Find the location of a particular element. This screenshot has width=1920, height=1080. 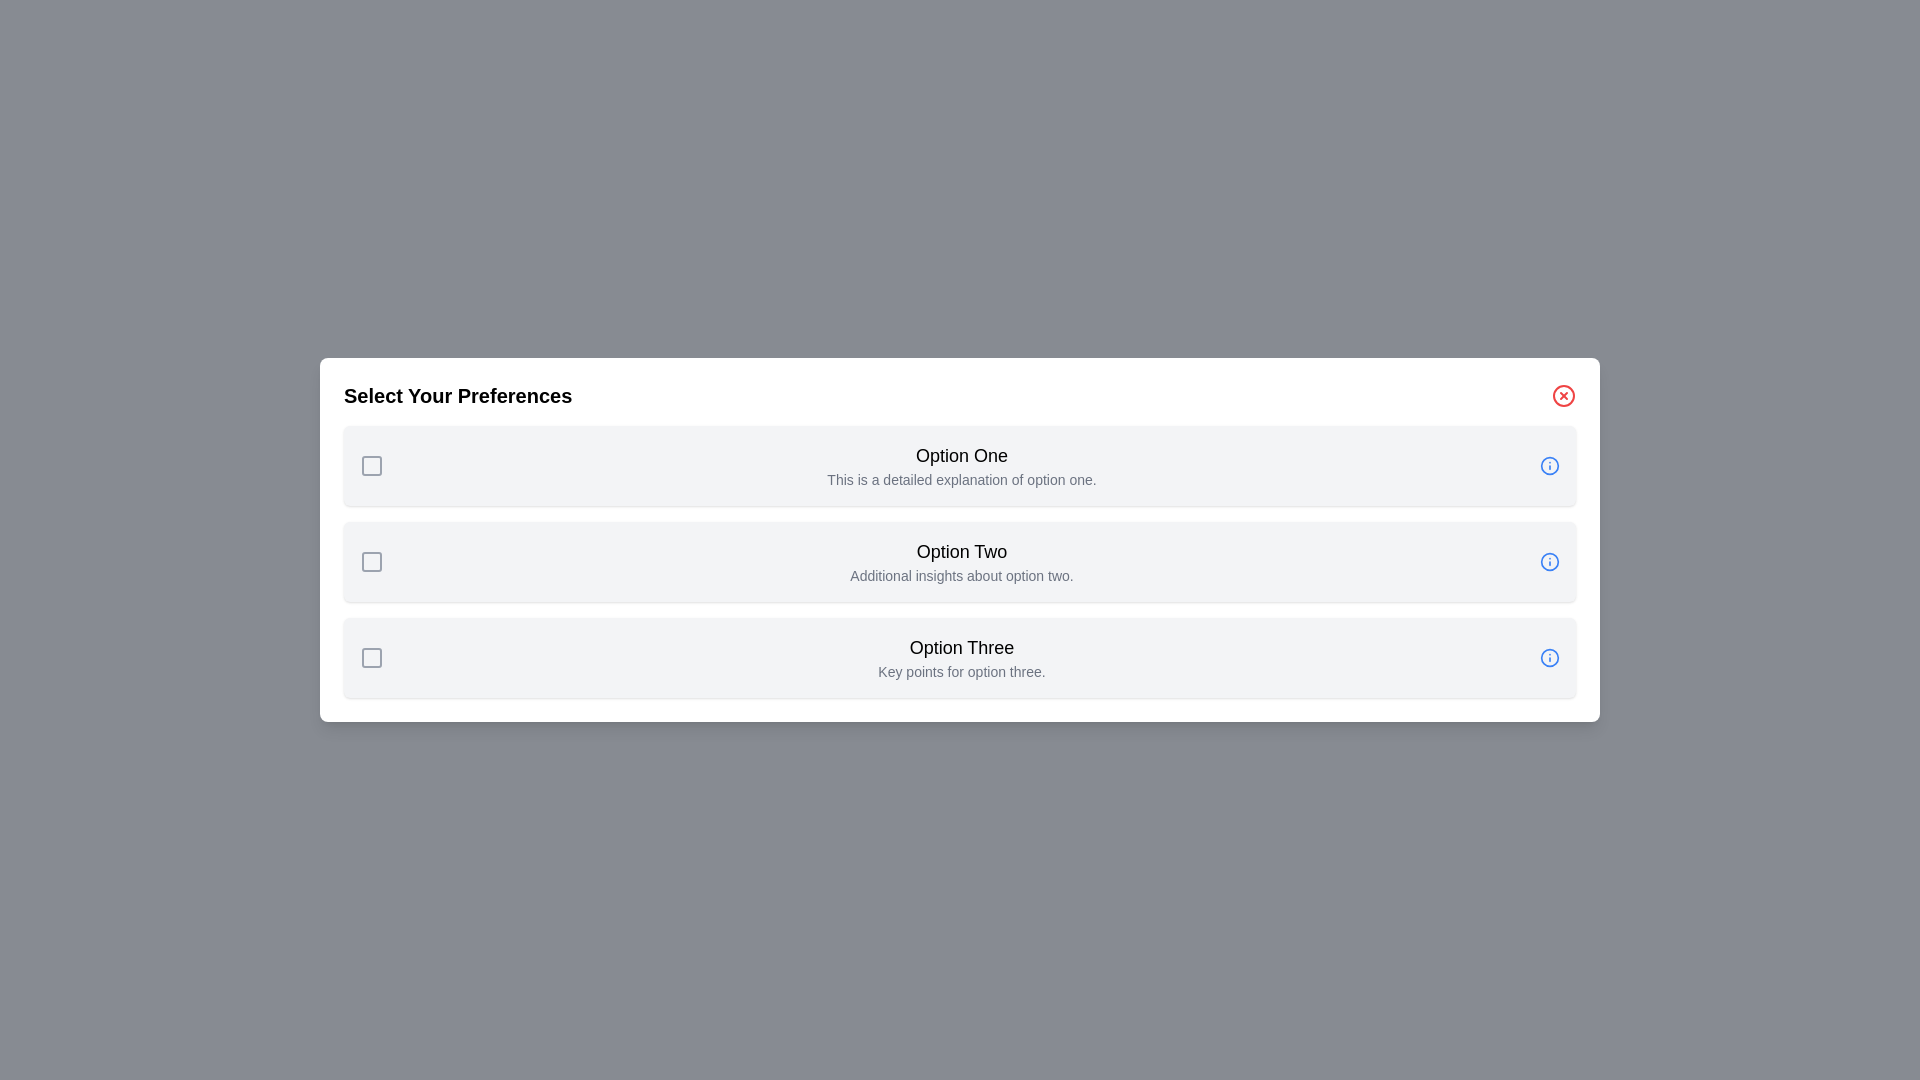

the third text label that provides information about the third selectable option to read the description is located at coordinates (961, 658).